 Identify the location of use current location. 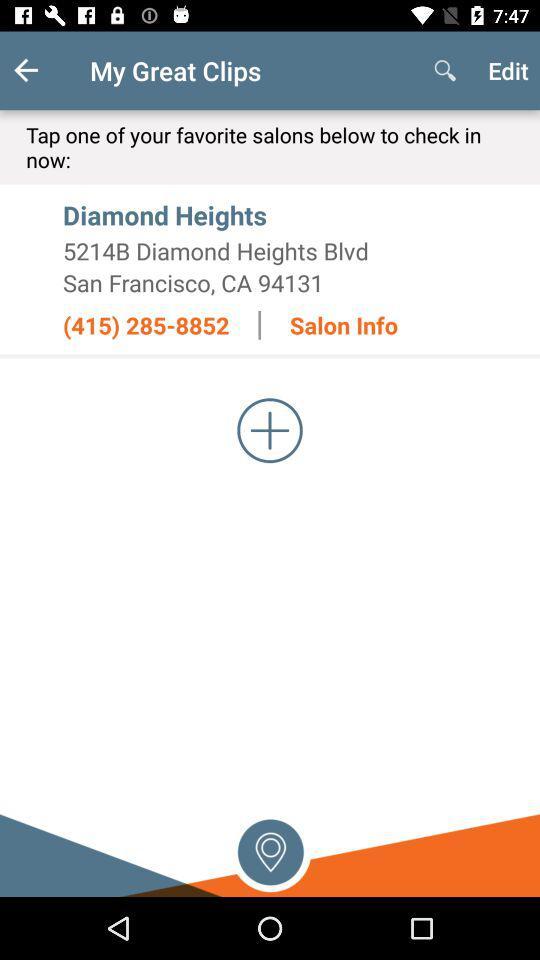
(270, 849).